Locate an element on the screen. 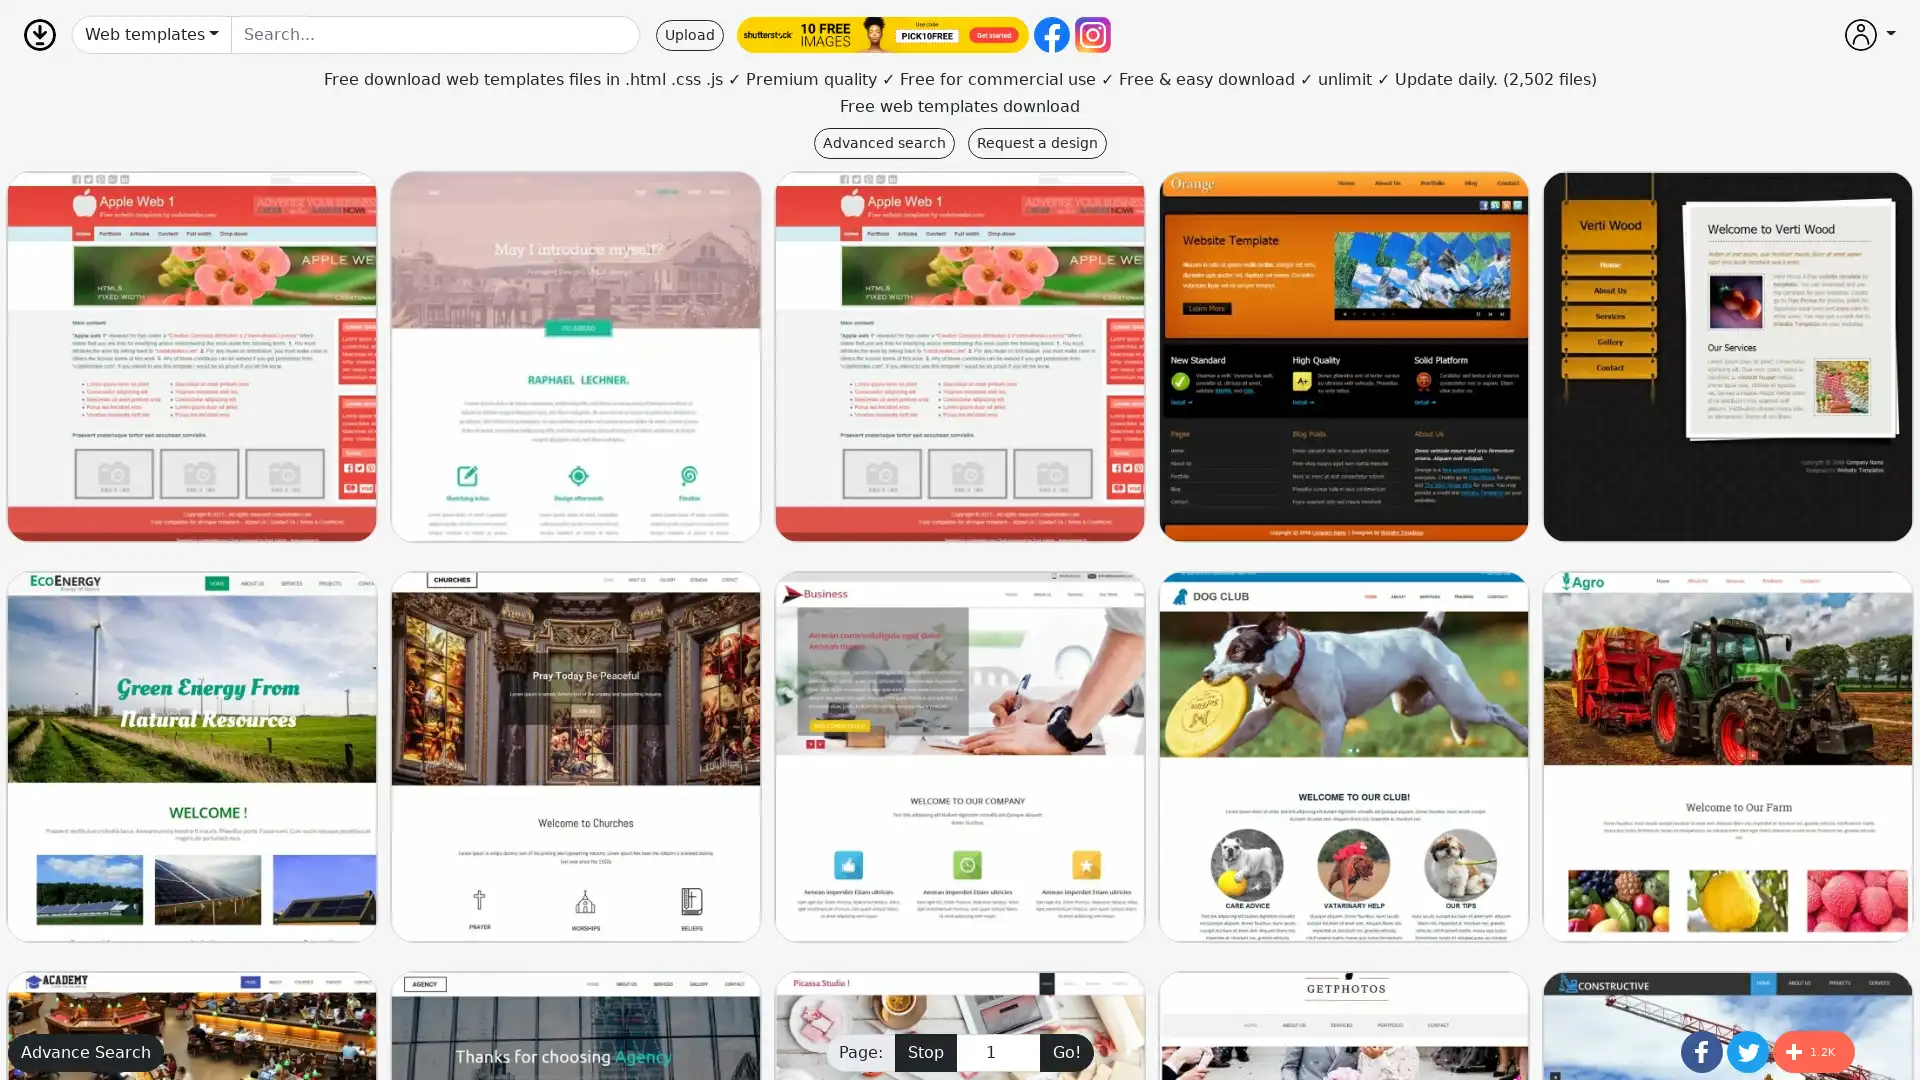 This screenshot has height=1080, width=1920. Share to Twitter is located at coordinates (1746, 1051).